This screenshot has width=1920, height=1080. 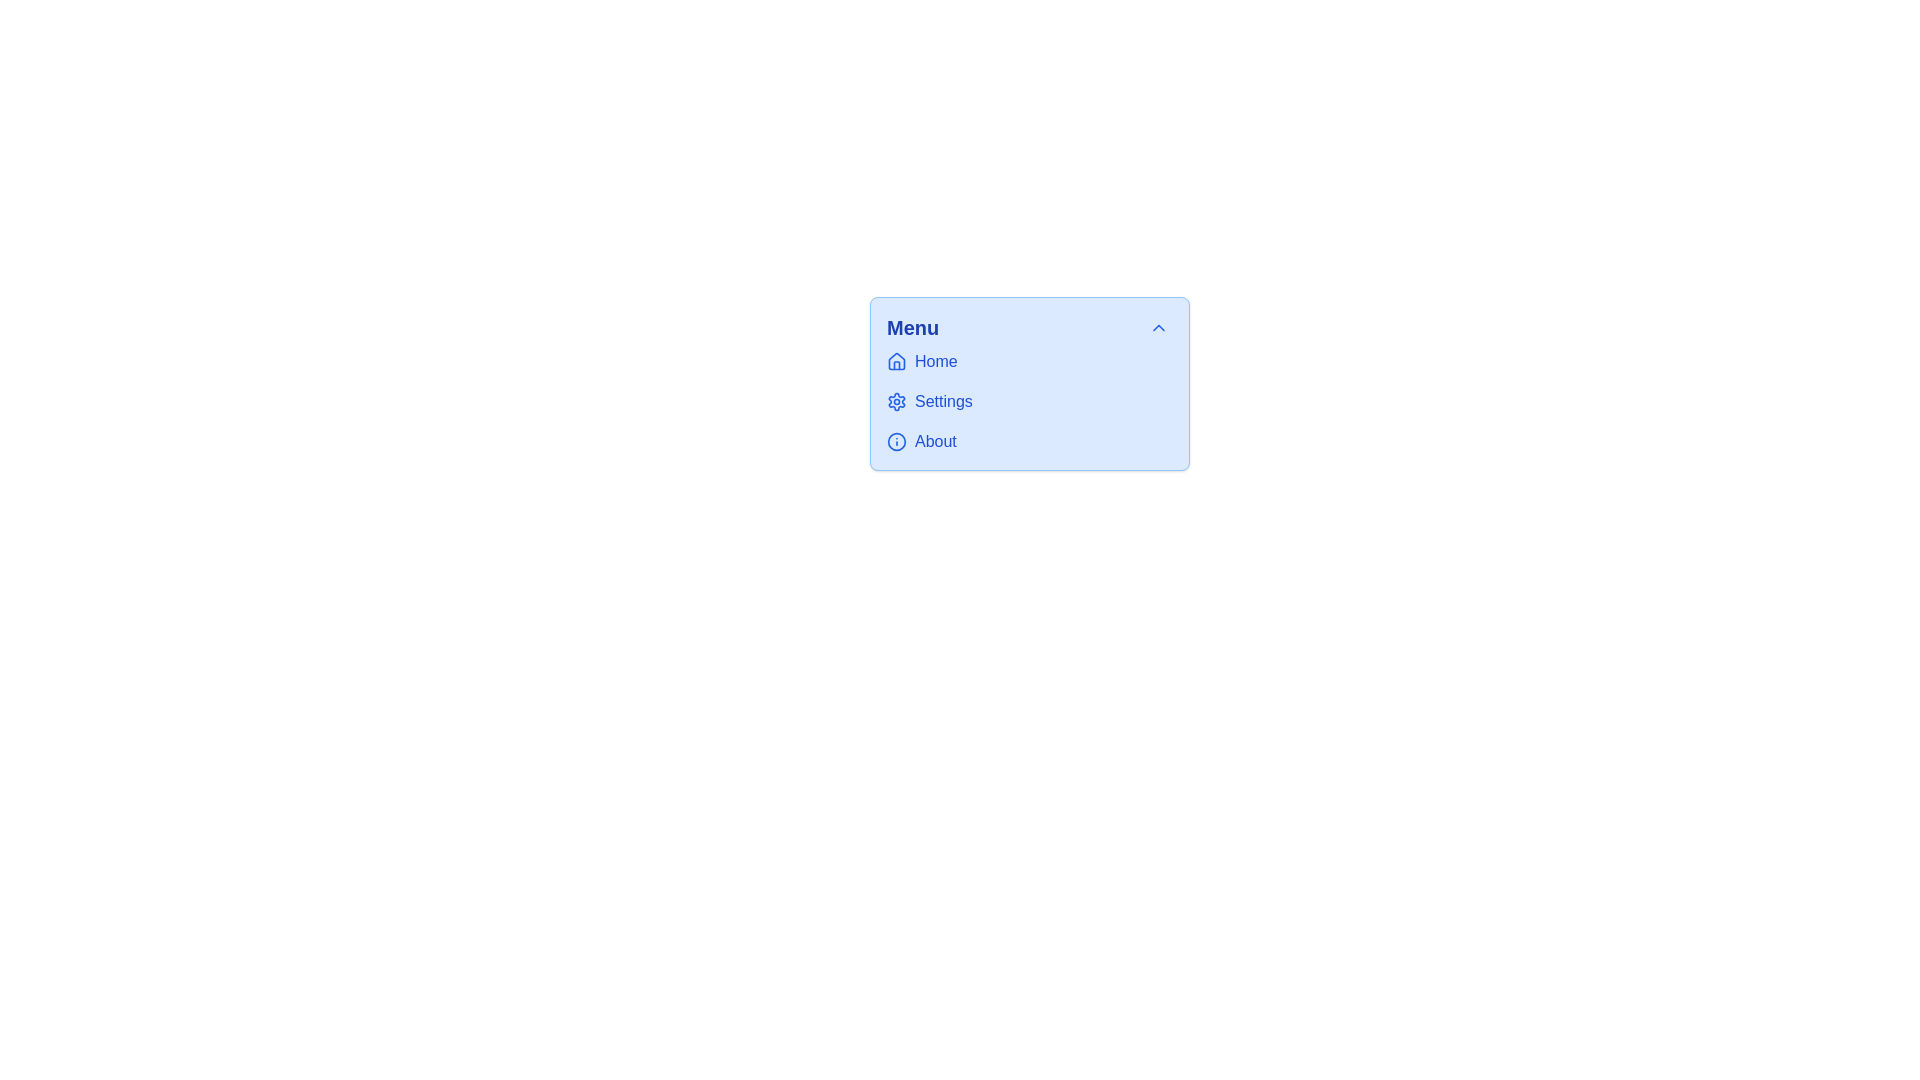 I want to click on text of the third menu item in the vertical list, which is located below 'Home' and 'Settings', and is aligned with an icon on the left, so click(x=935, y=441).